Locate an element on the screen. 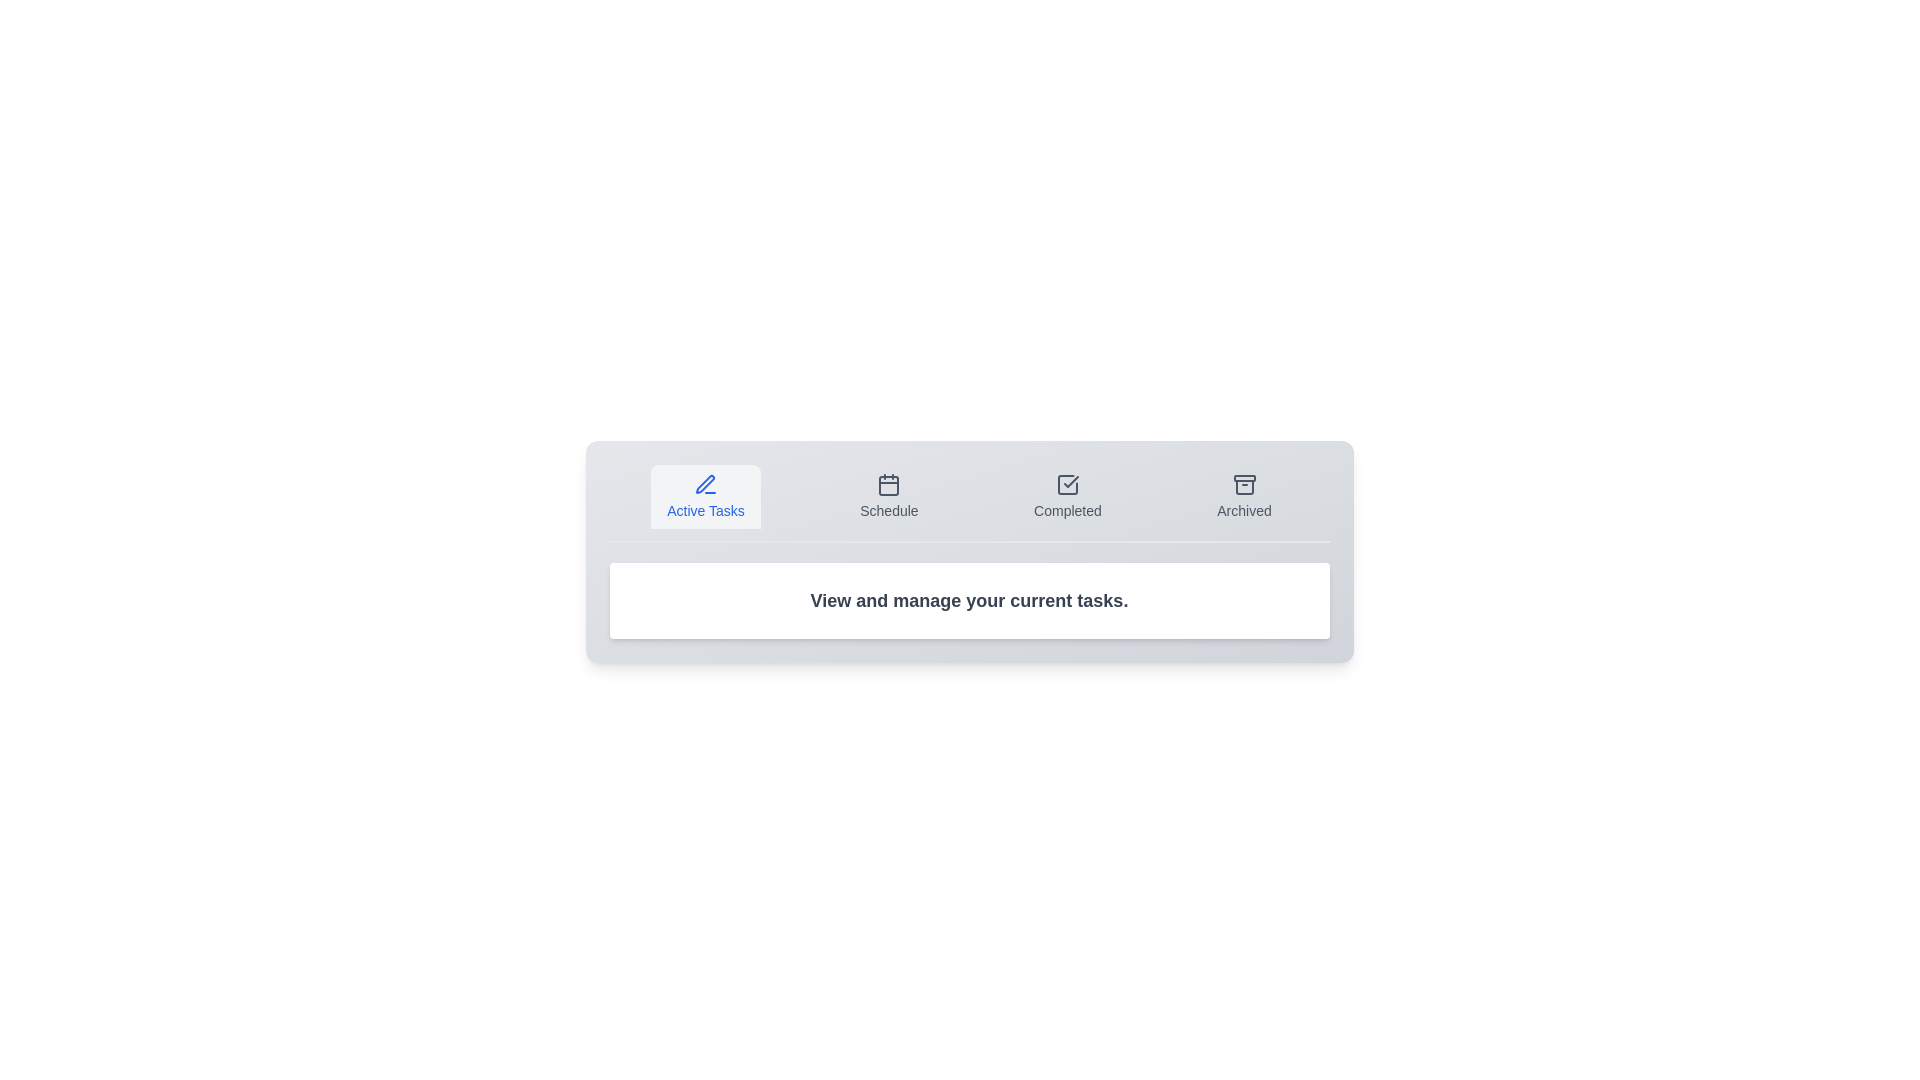 This screenshot has width=1920, height=1080. the tab labeled Active Tasks is located at coordinates (705, 496).